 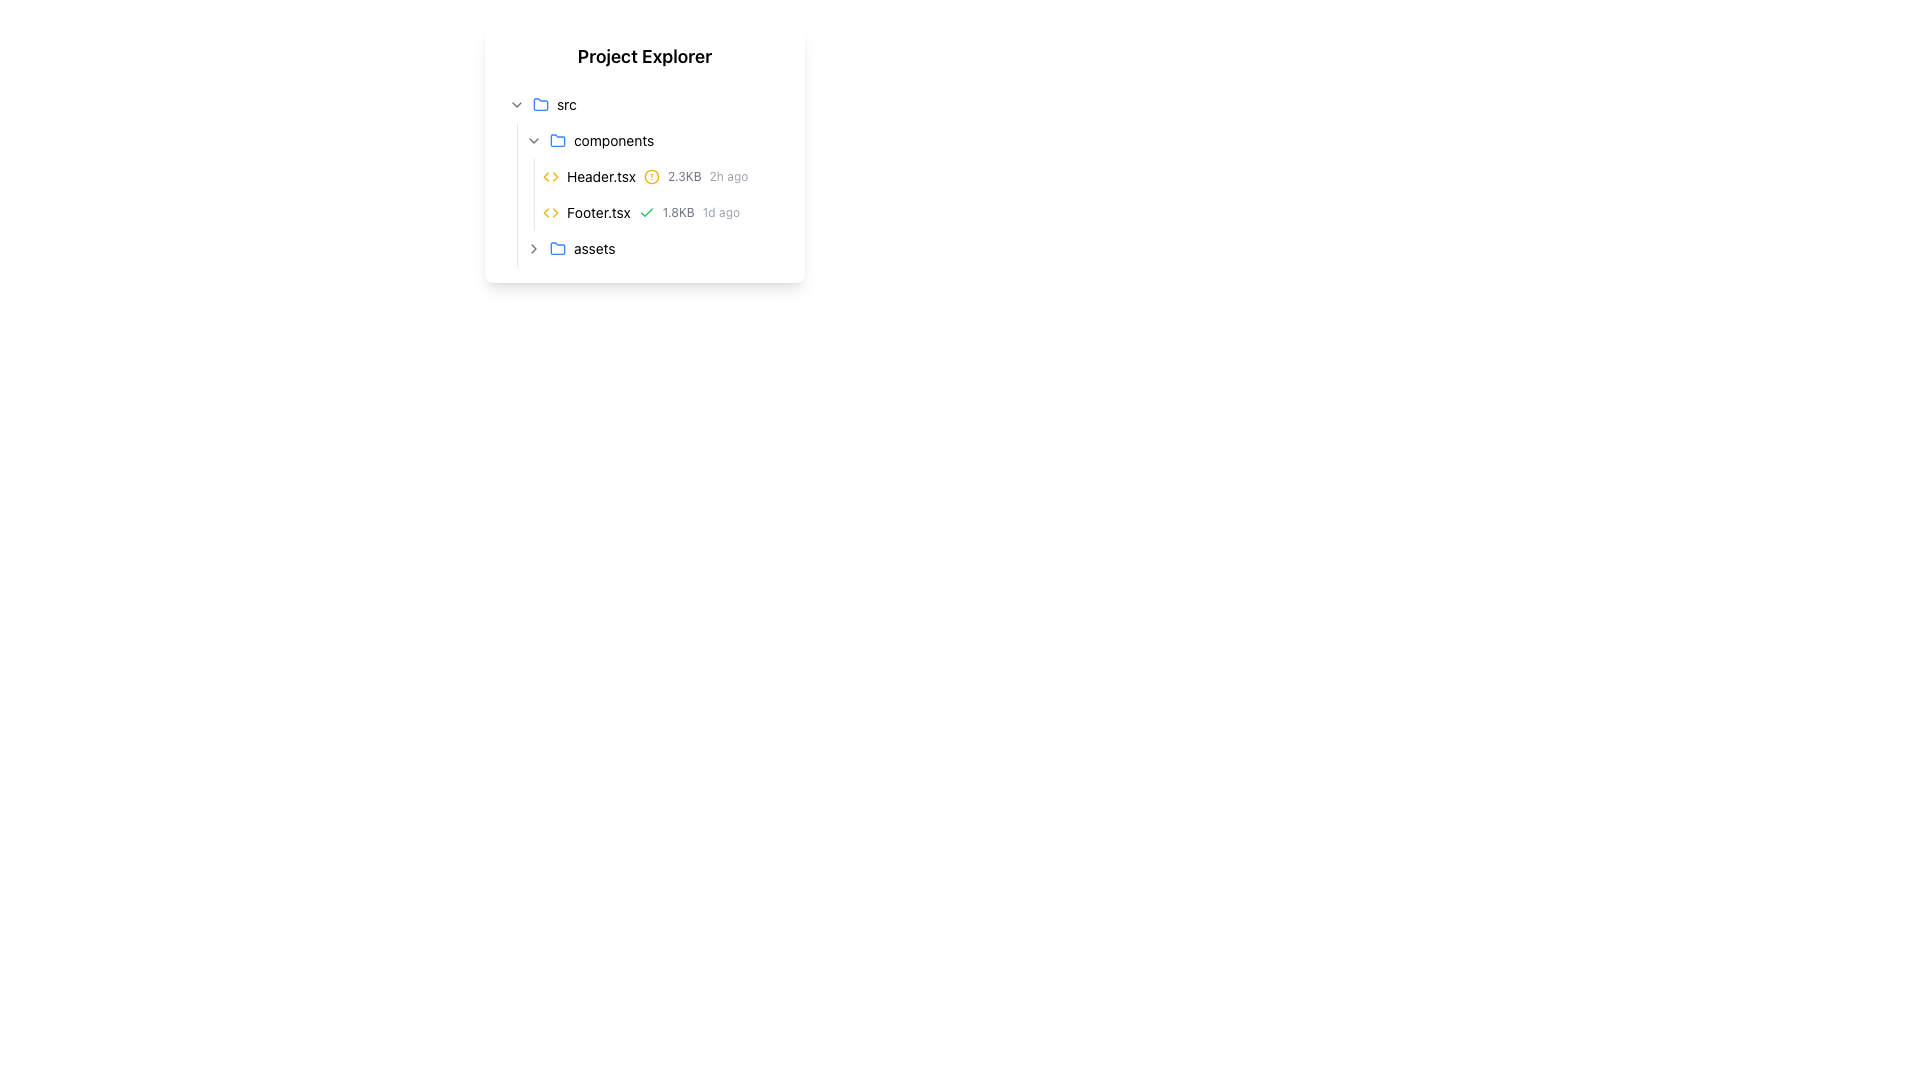 What do you see at coordinates (652, 176) in the screenshot?
I see `the warning or alert icon located next to the text 'Header.tsx 2.3KB 2h ago' in the file list interface` at bounding box center [652, 176].